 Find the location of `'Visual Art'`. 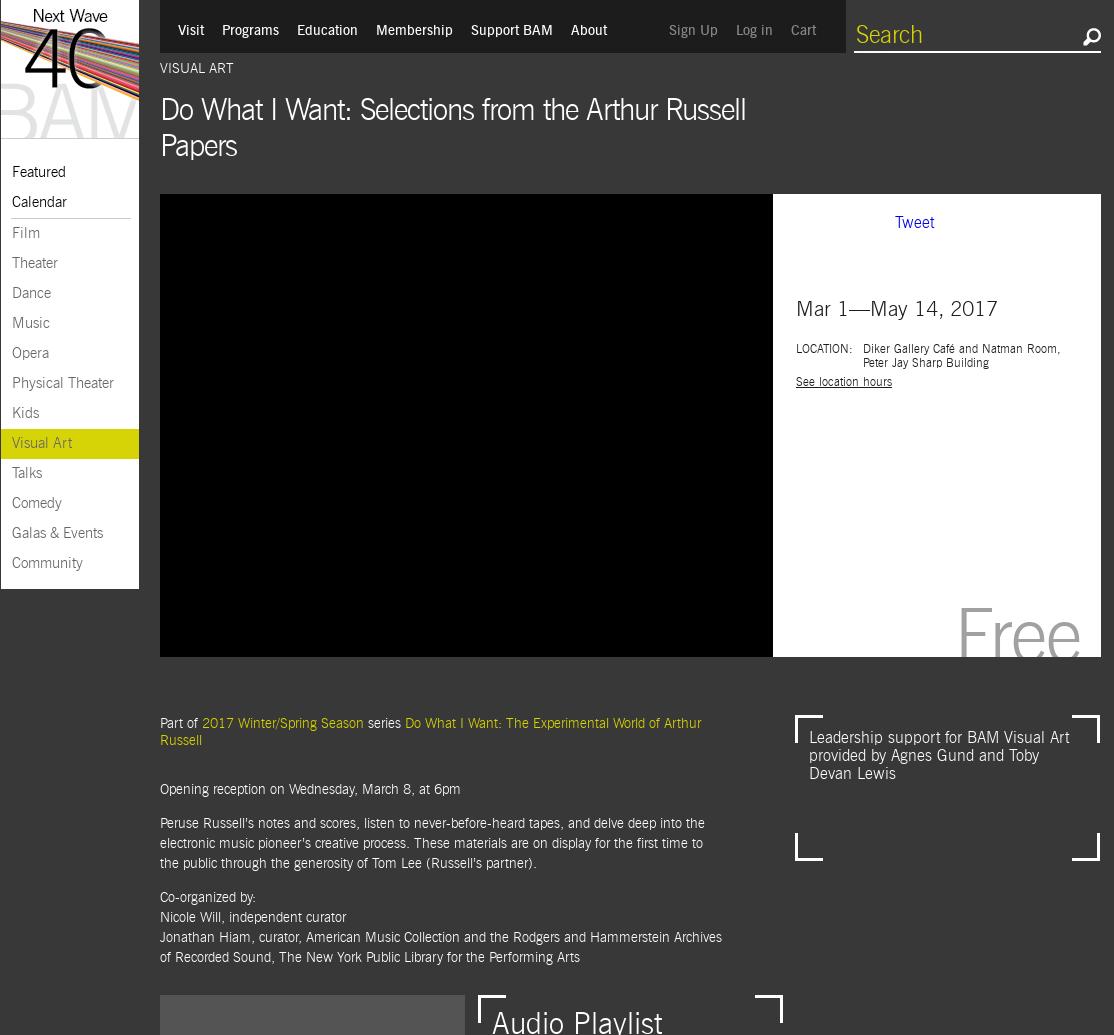

'Visual Art' is located at coordinates (196, 69).